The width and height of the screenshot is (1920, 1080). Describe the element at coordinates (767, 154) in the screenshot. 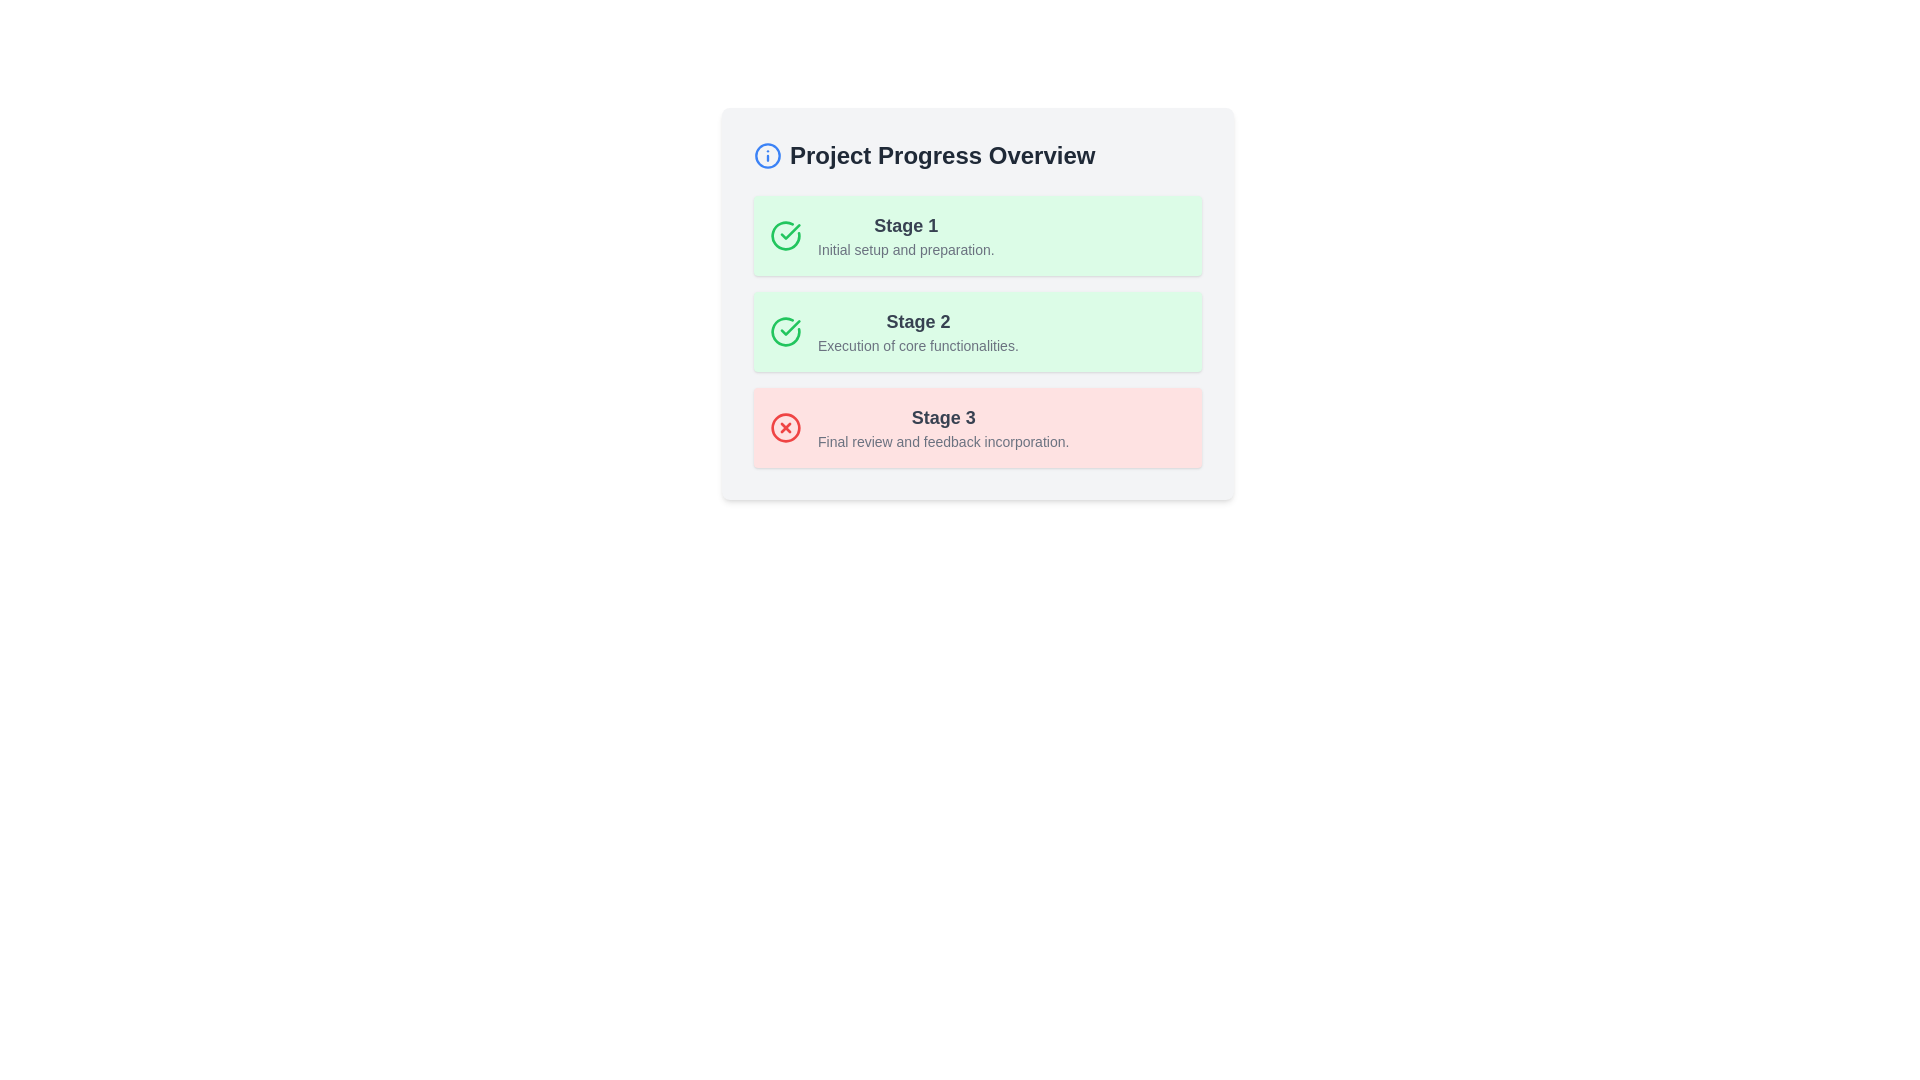

I see `the circular shape with a blue border located inside the blue circular icon preceding the heading 'Project Progress Overview'` at that location.